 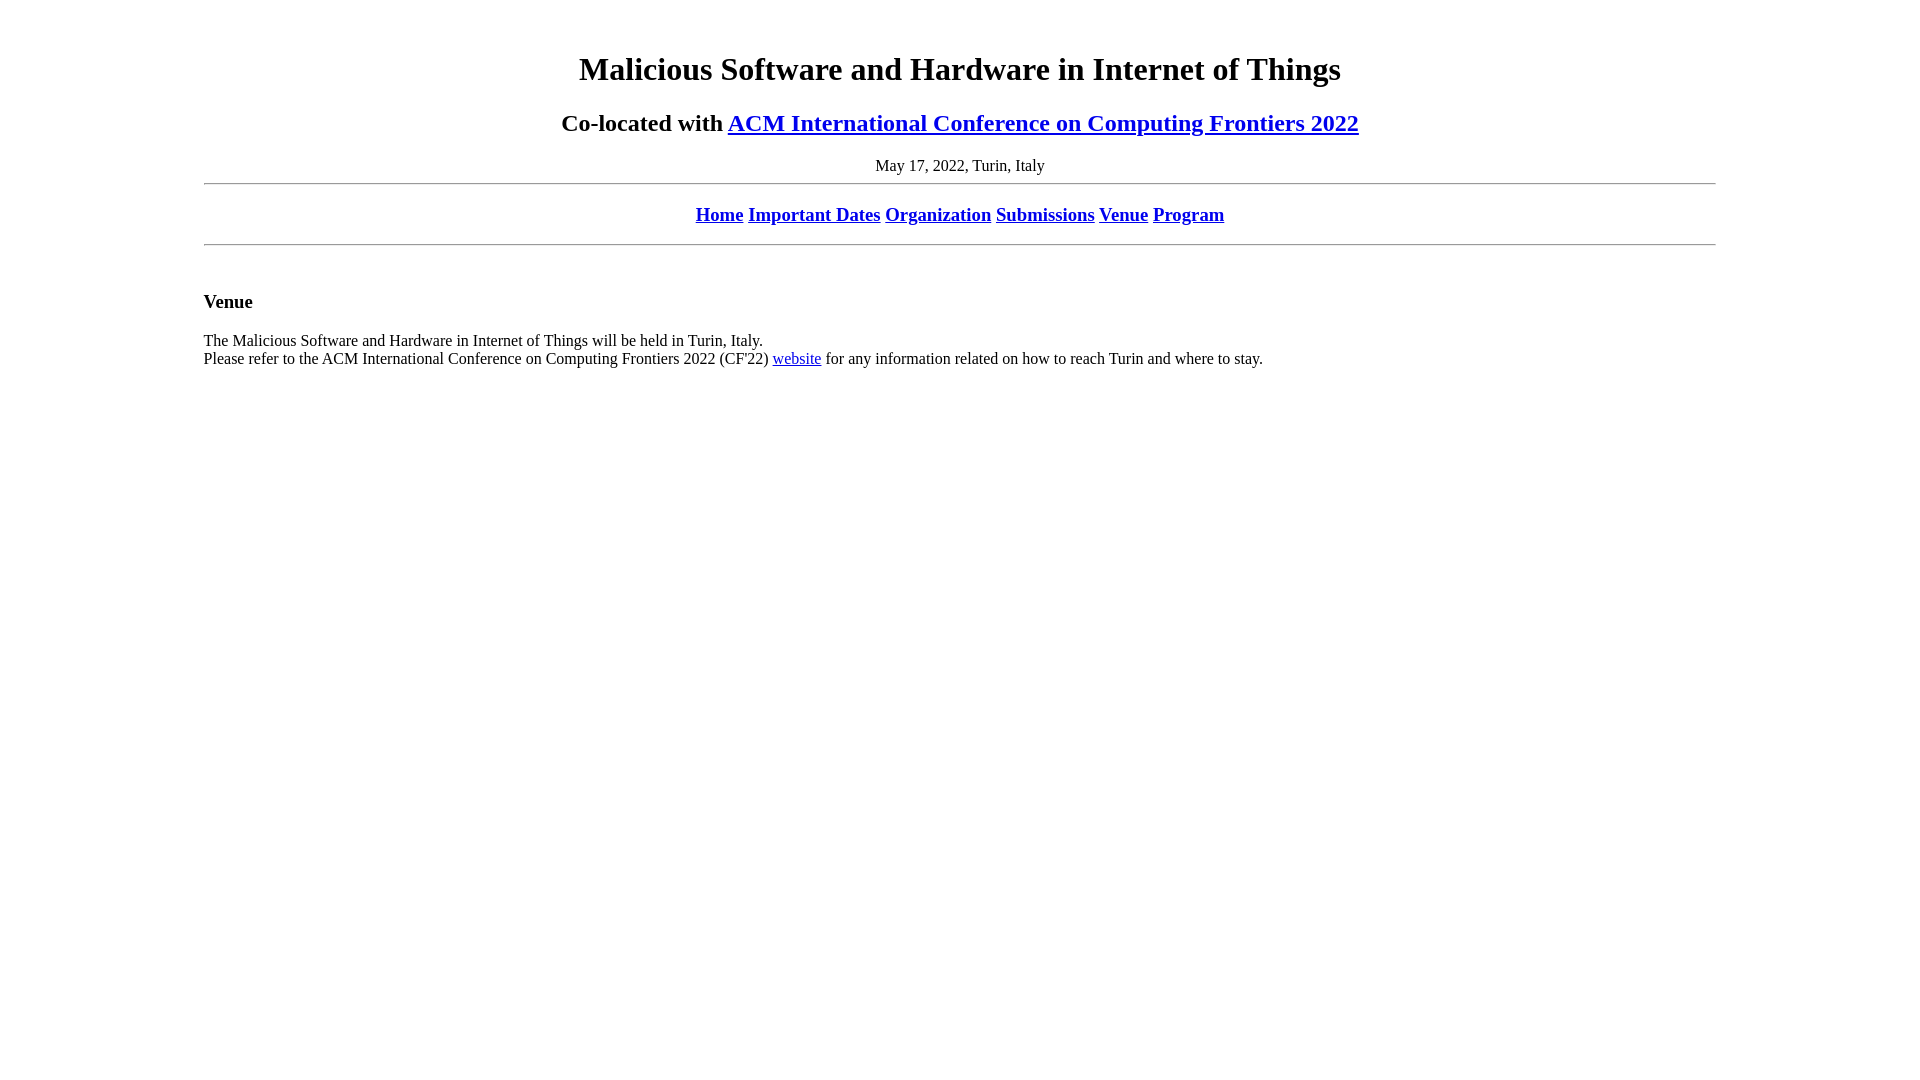 What do you see at coordinates (1188, 214) in the screenshot?
I see `'Program'` at bounding box center [1188, 214].